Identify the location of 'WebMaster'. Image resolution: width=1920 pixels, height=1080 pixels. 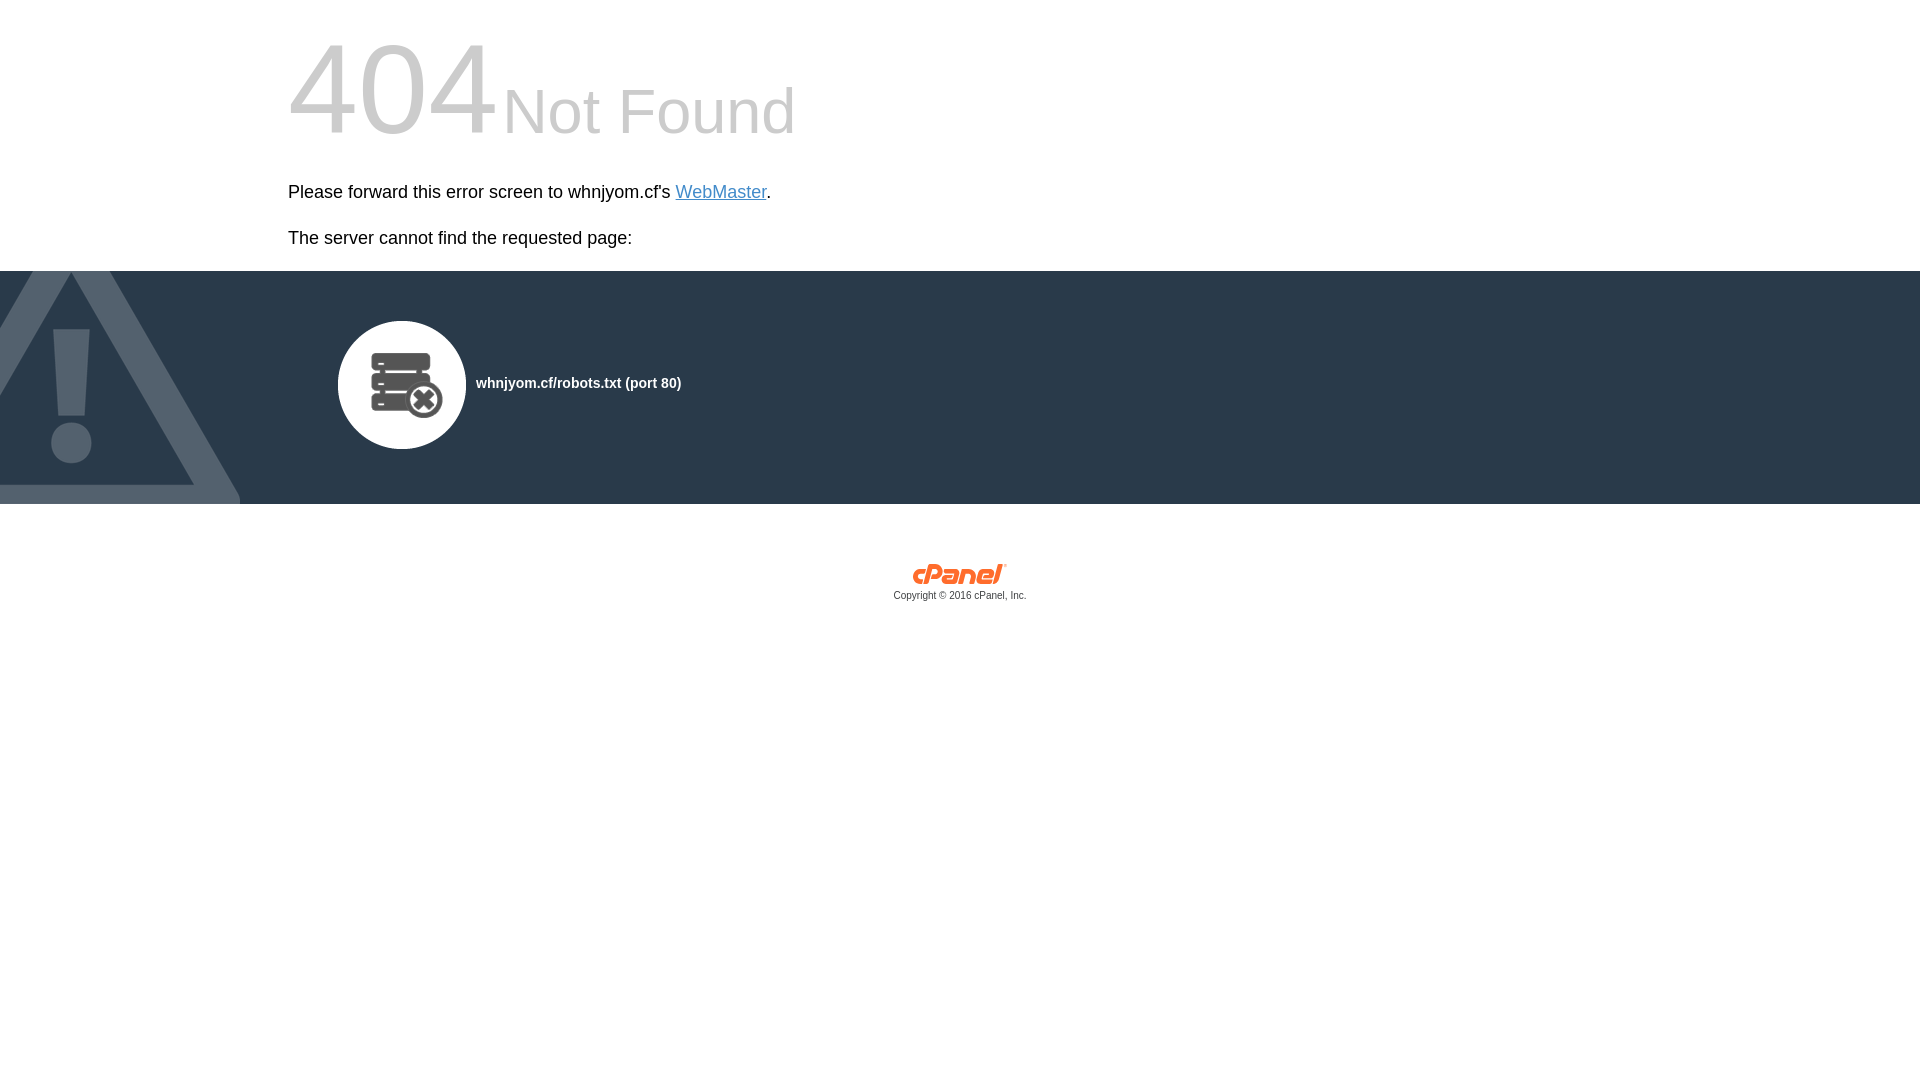
(676, 192).